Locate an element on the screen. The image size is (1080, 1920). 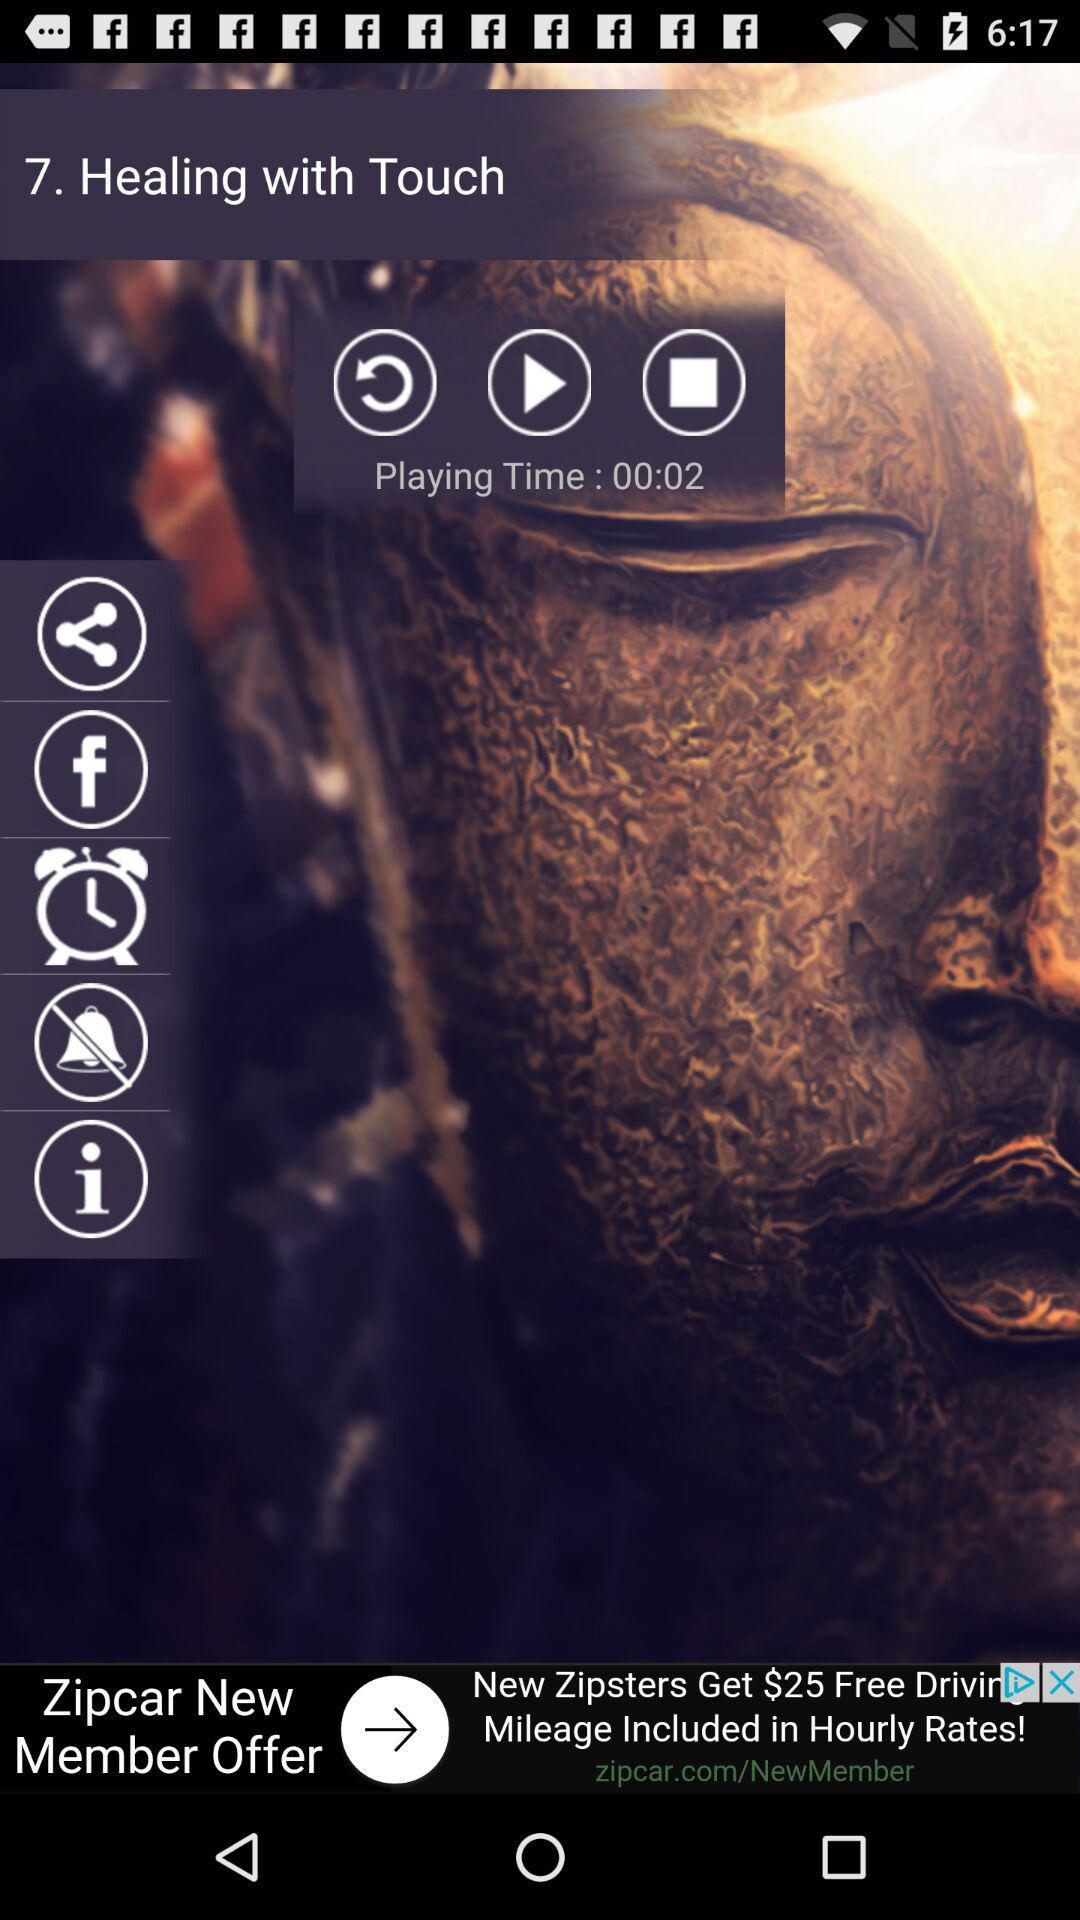
the share icon is located at coordinates (91, 677).